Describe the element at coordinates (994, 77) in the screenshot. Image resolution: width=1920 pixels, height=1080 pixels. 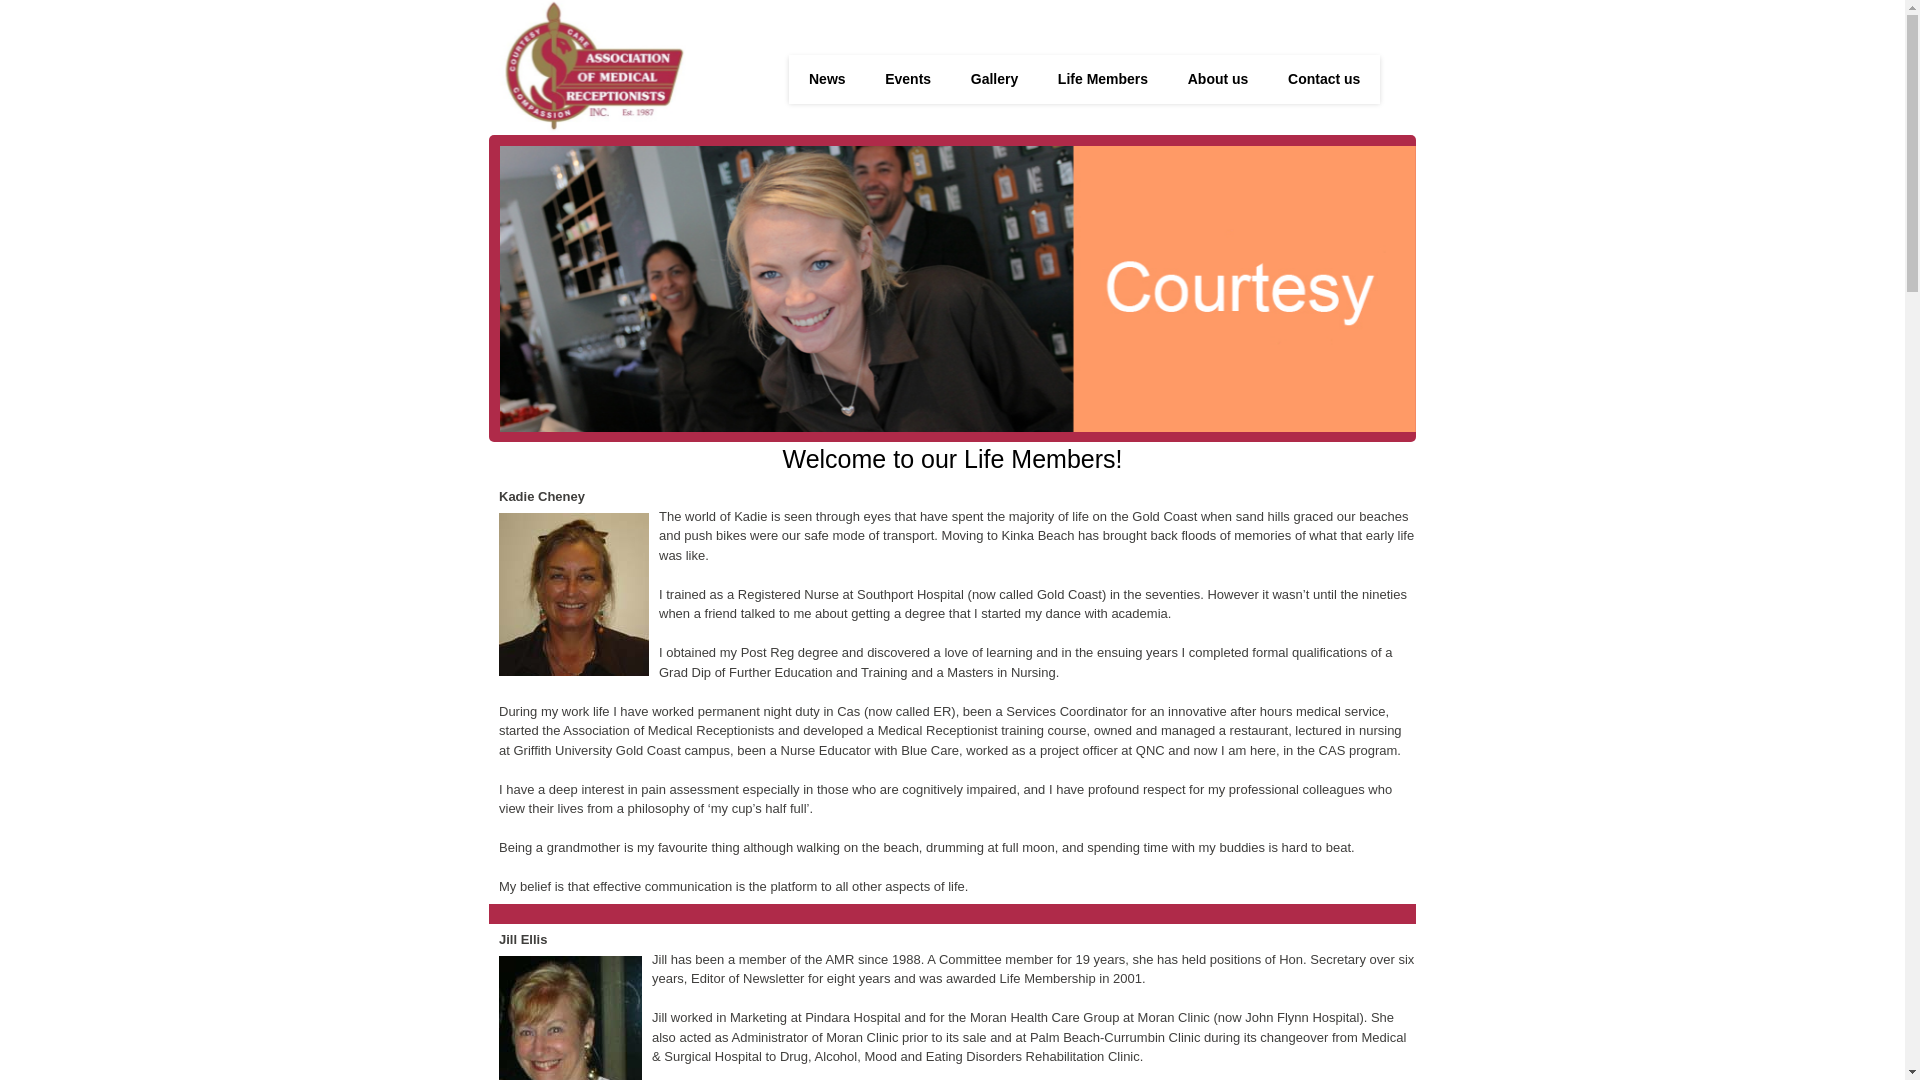
I see `'Gallery'` at that location.